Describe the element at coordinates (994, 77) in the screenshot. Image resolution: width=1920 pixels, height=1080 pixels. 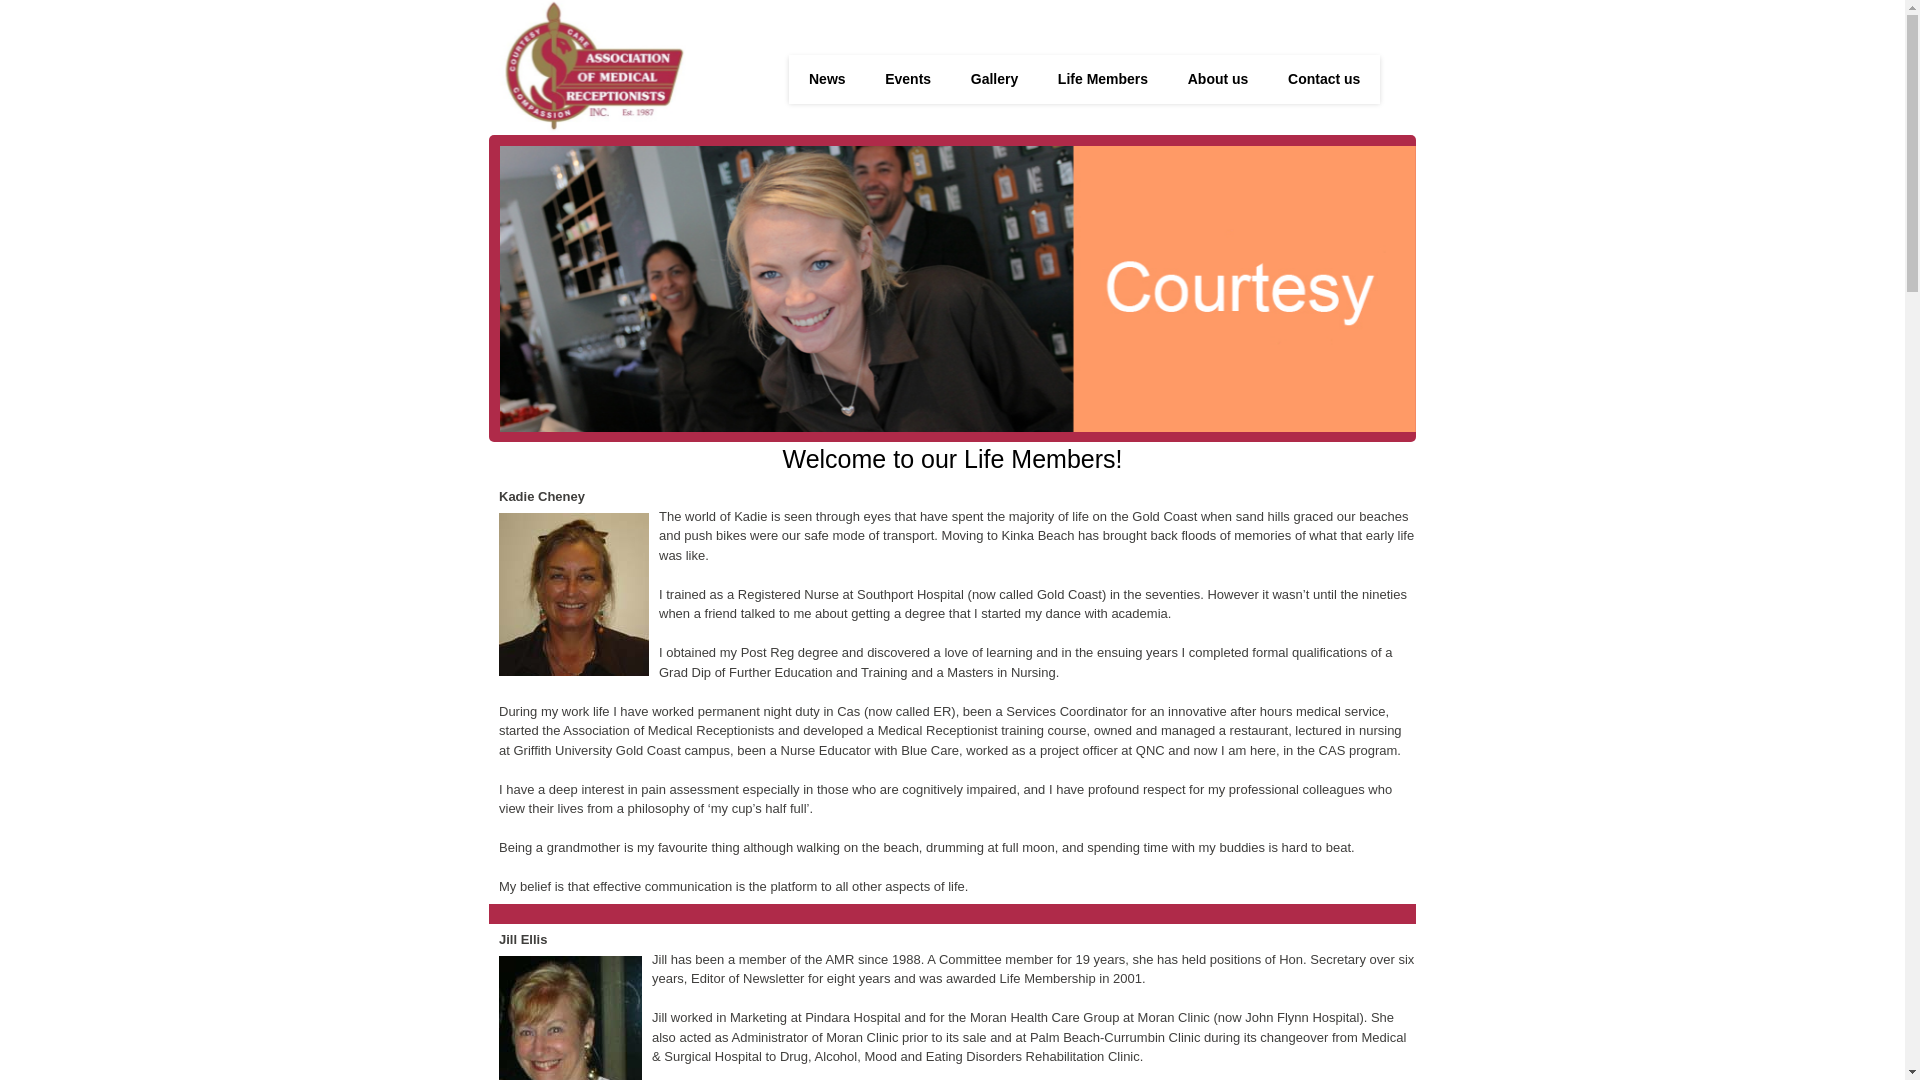
I see `'Gallery'` at that location.